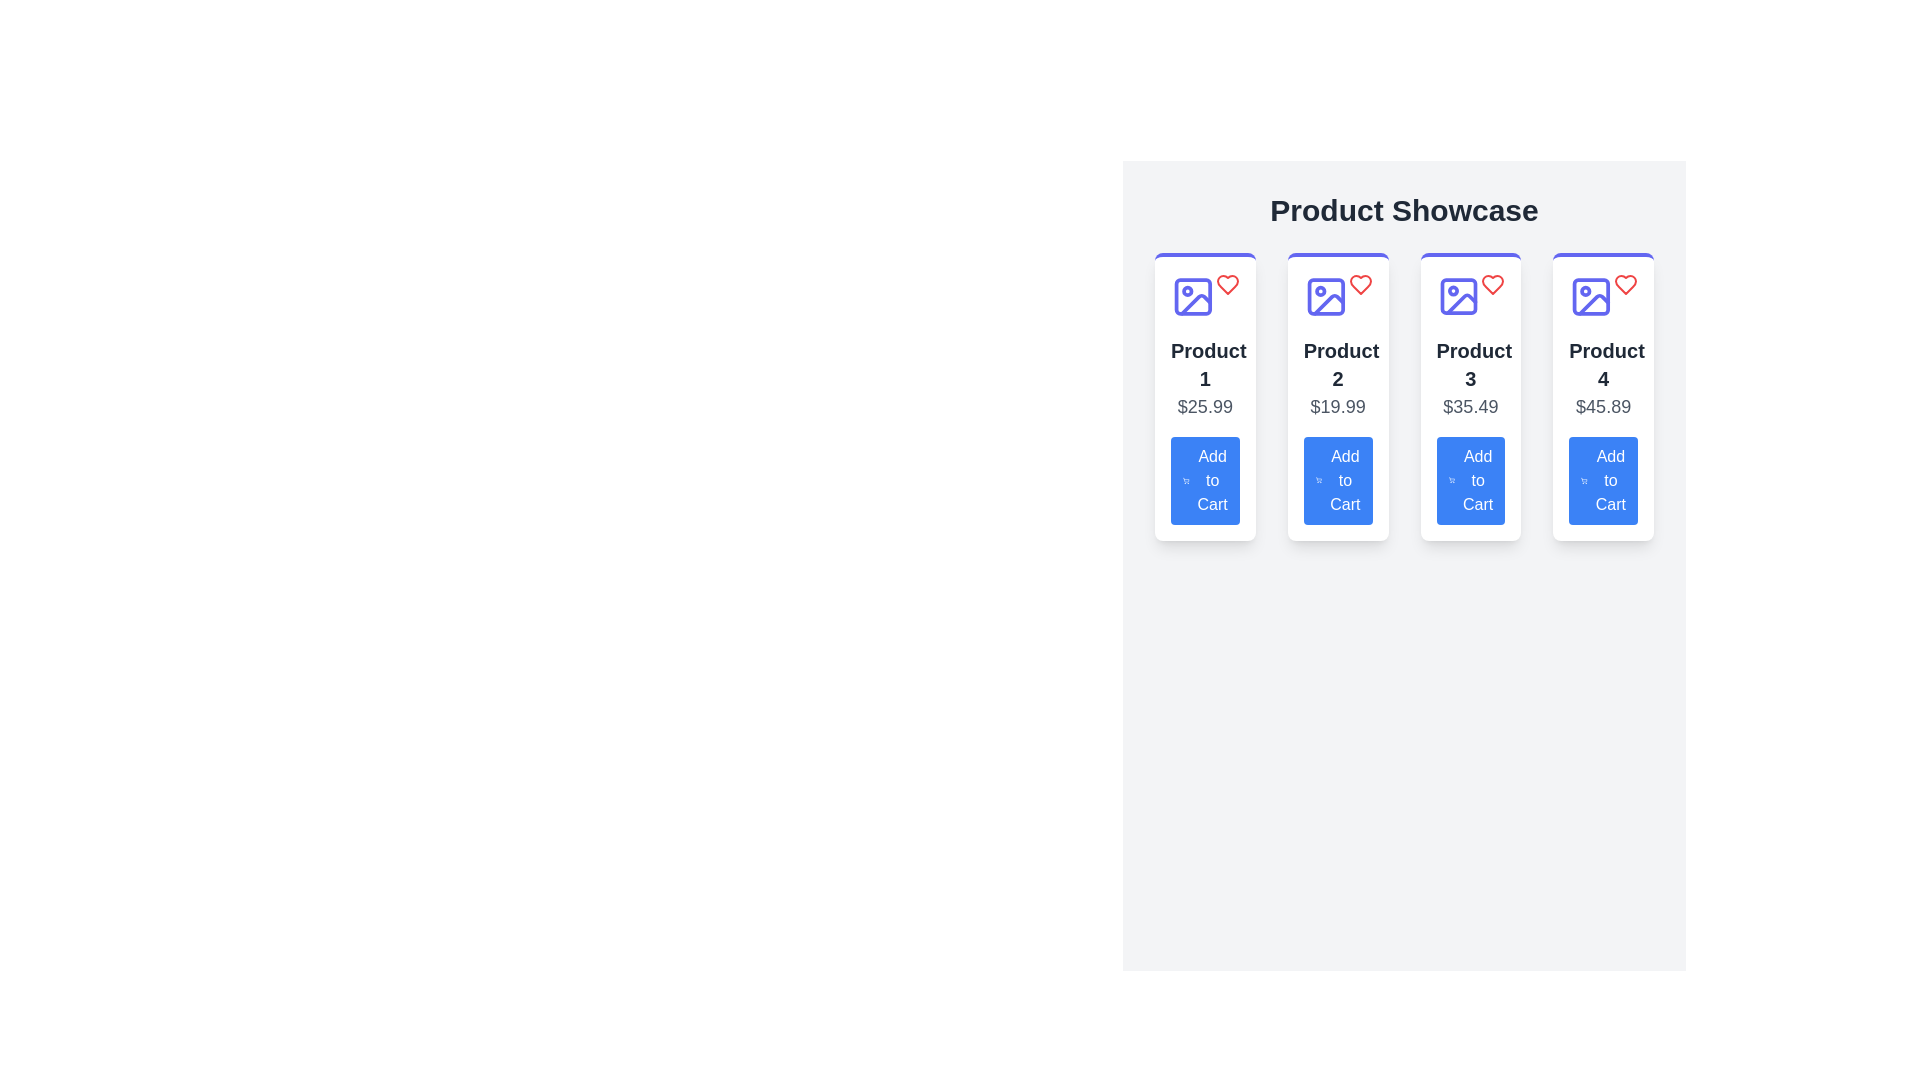 The width and height of the screenshot is (1920, 1080). What do you see at coordinates (1603, 406) in the screenshot?
I see `the price display for 'Product 4', which is located in the card layout between the title and the 'Add to Cart' button` at bounding box center [1603, 406].